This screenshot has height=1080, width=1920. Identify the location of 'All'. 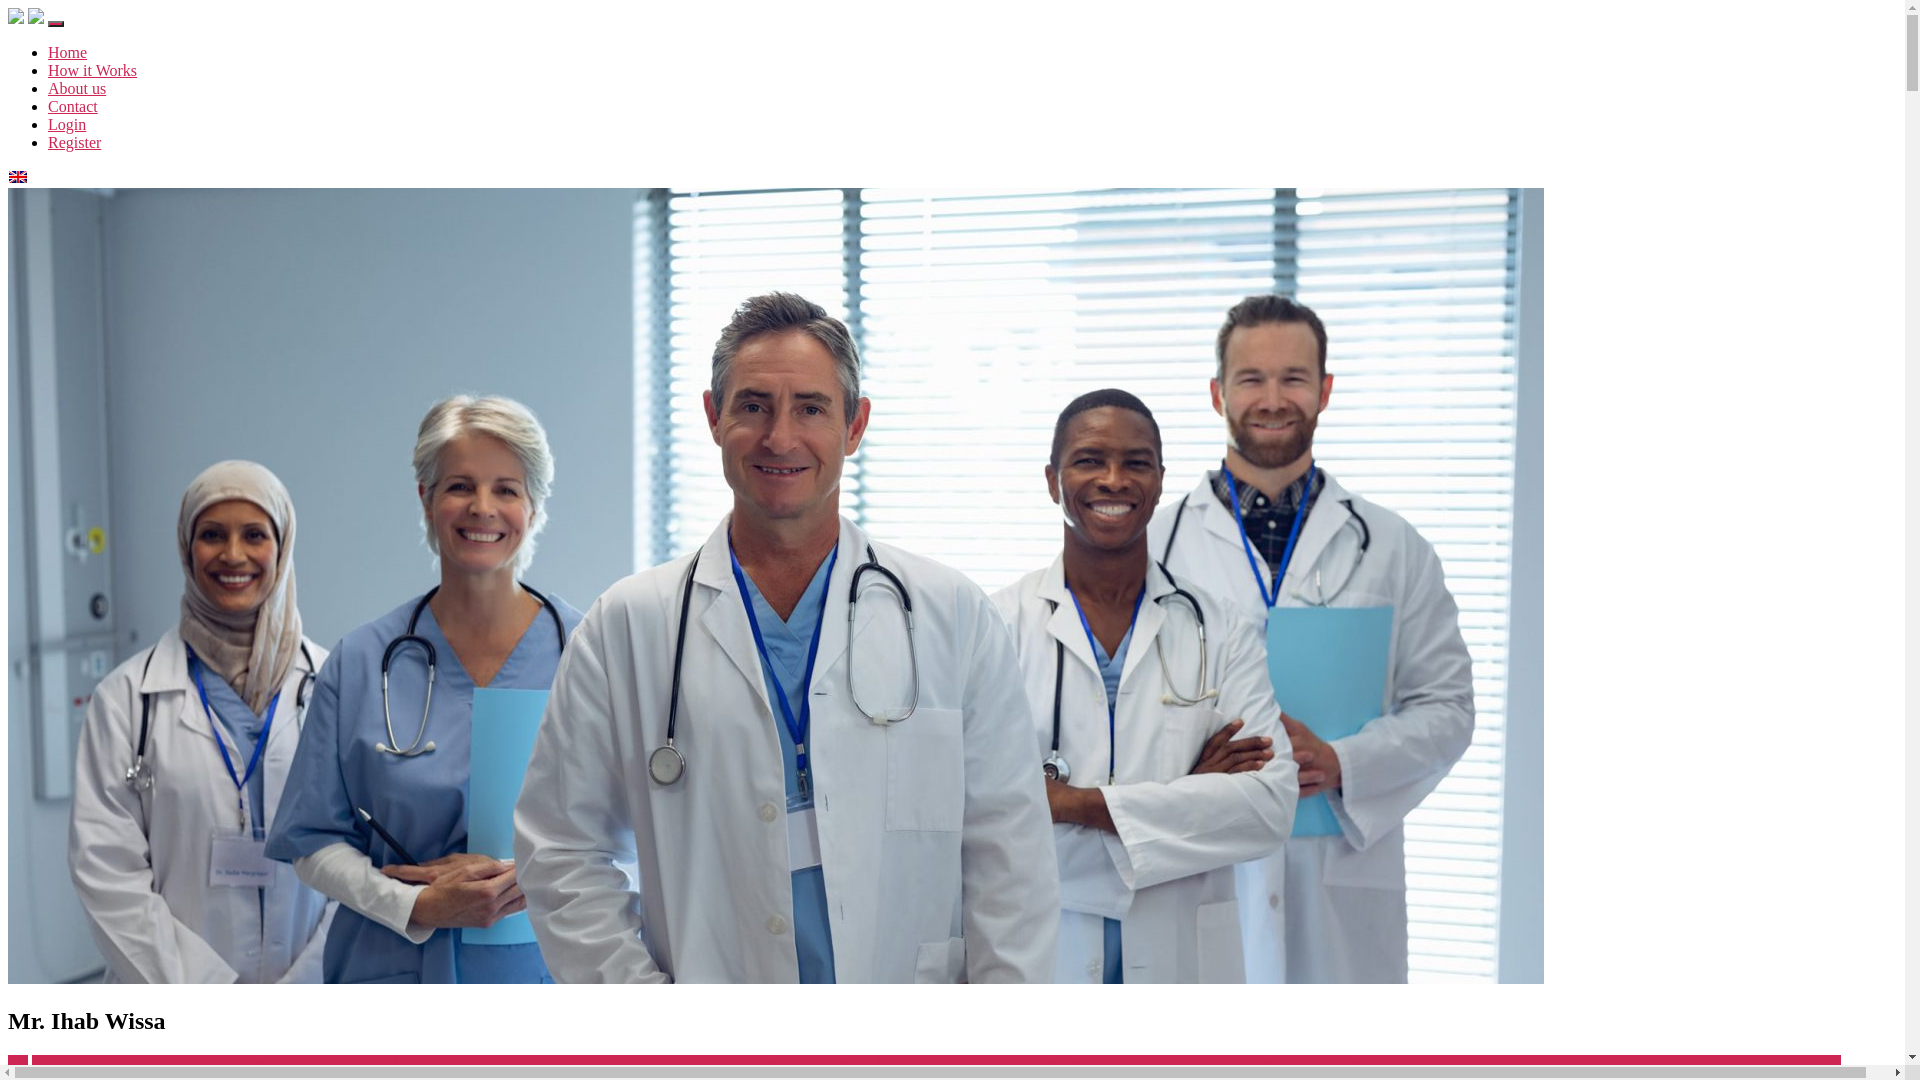
(18, 1062).